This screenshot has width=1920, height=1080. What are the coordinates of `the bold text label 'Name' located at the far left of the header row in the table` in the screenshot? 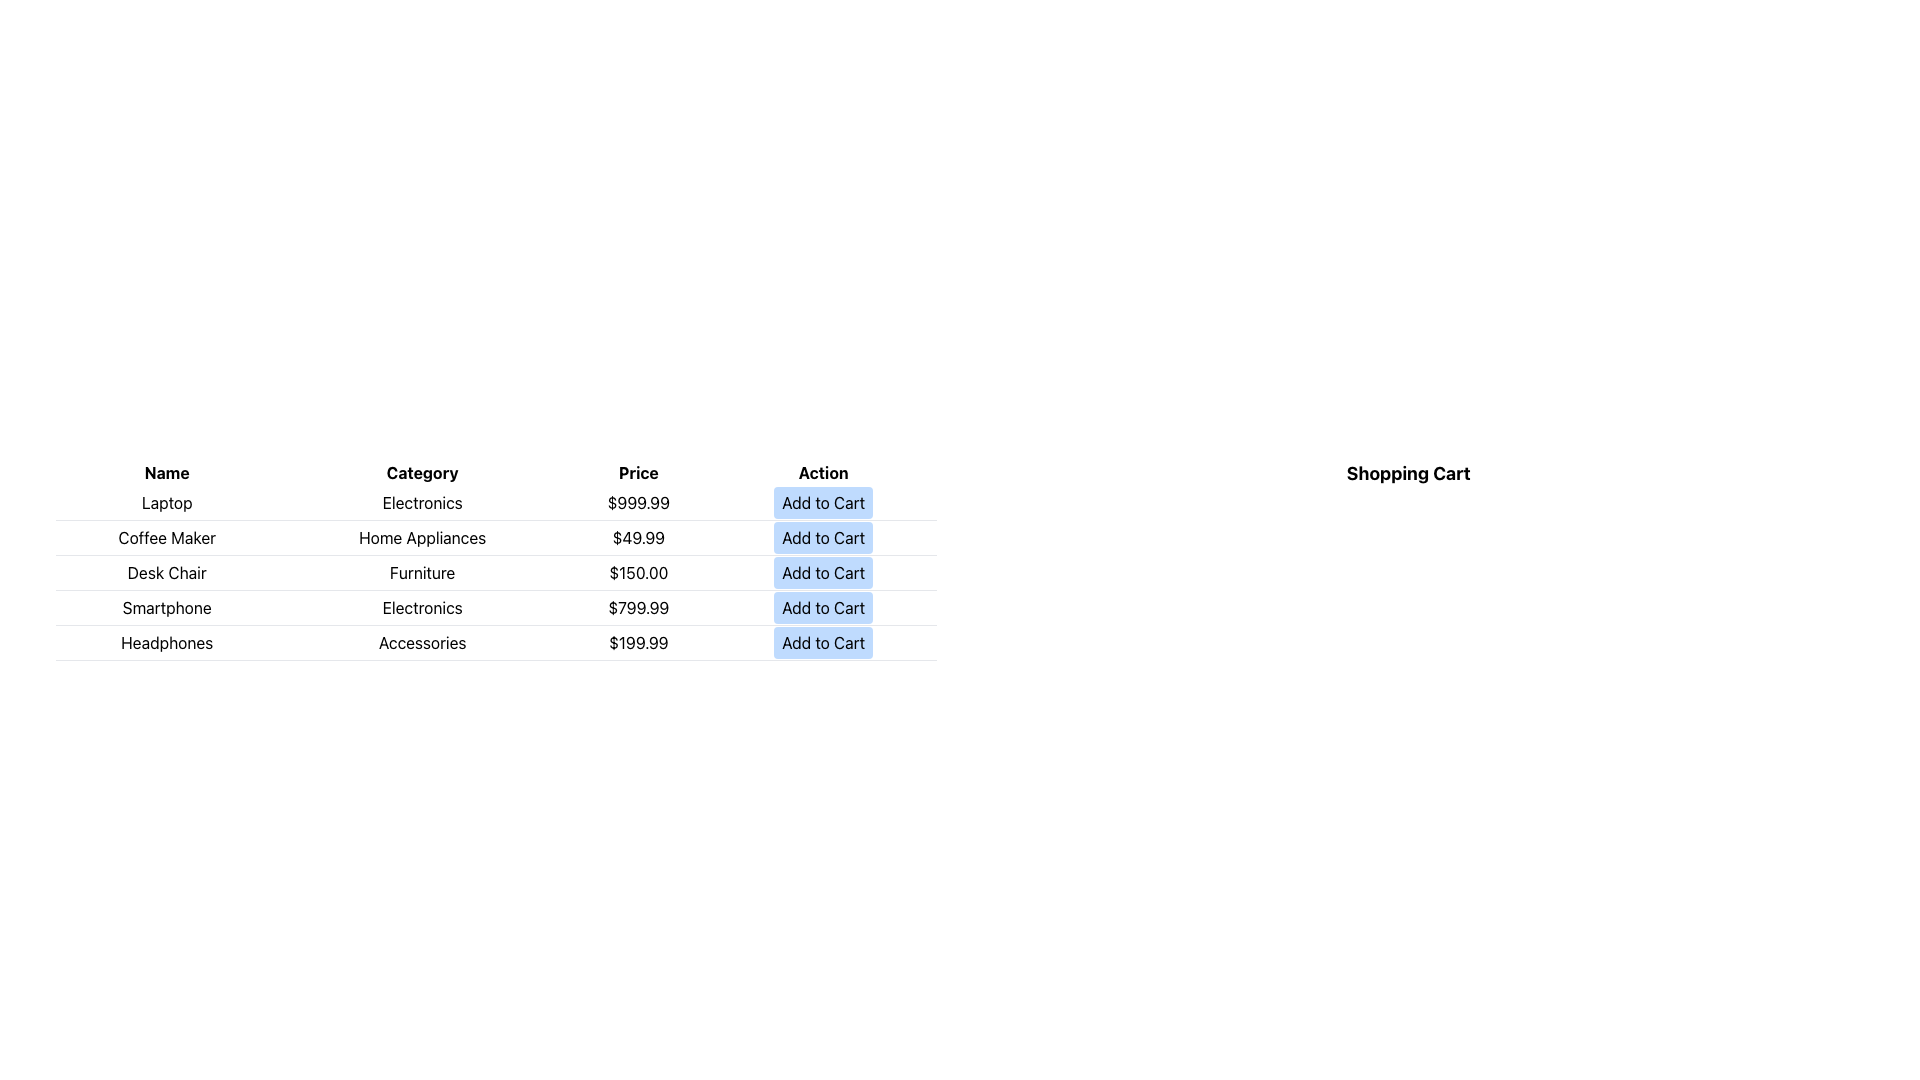 It's located at (167, 473).